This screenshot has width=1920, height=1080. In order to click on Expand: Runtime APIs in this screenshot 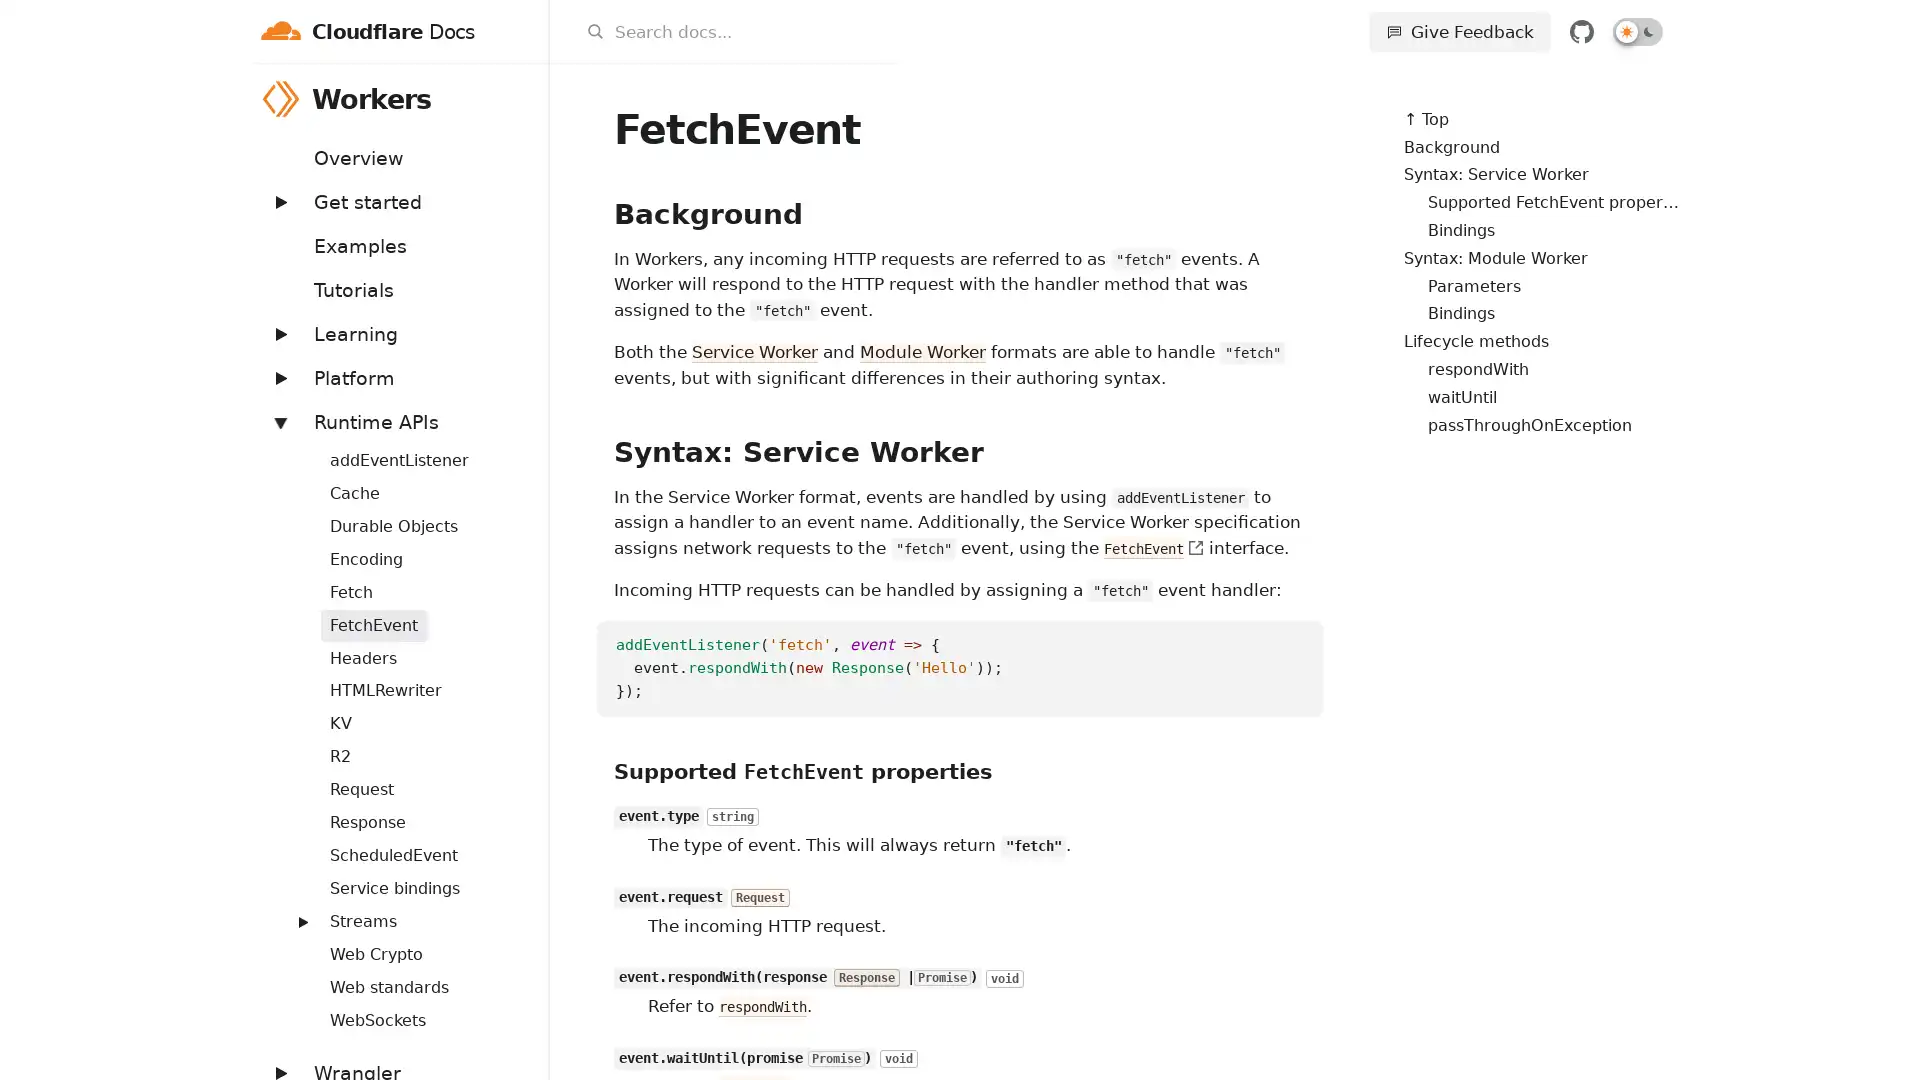, I will do `click(278, 420)`.